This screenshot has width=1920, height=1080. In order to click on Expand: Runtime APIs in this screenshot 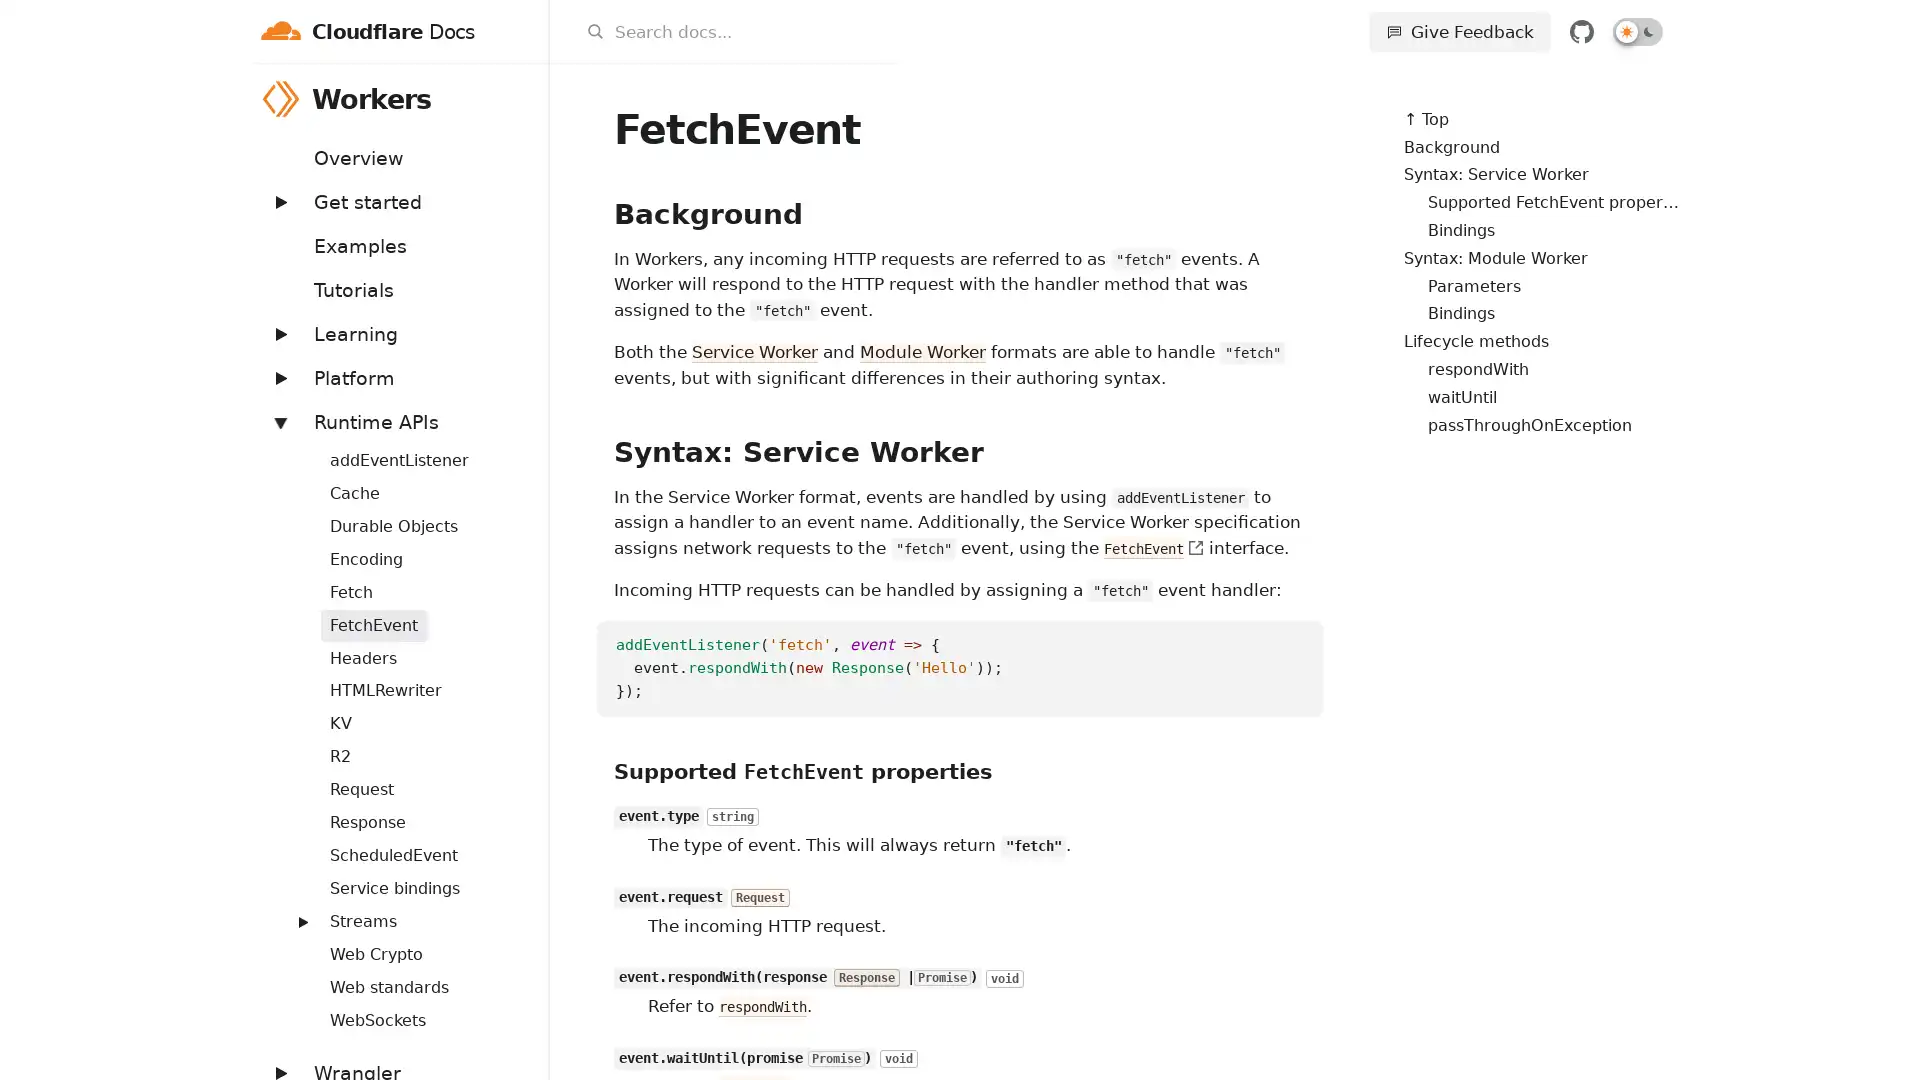, I will do `click(278, 420)`.